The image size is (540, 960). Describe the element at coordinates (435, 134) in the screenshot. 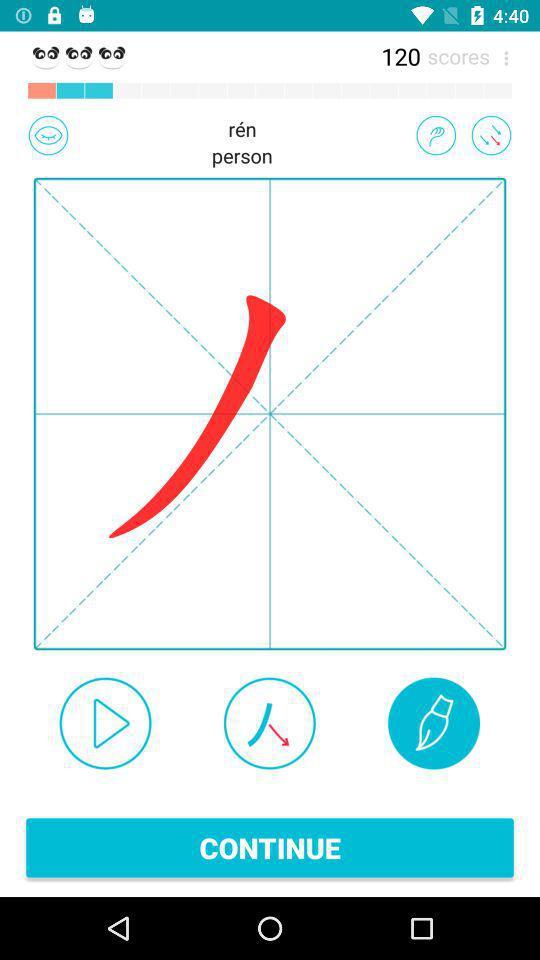

I see `item next to the person icon` at that location.